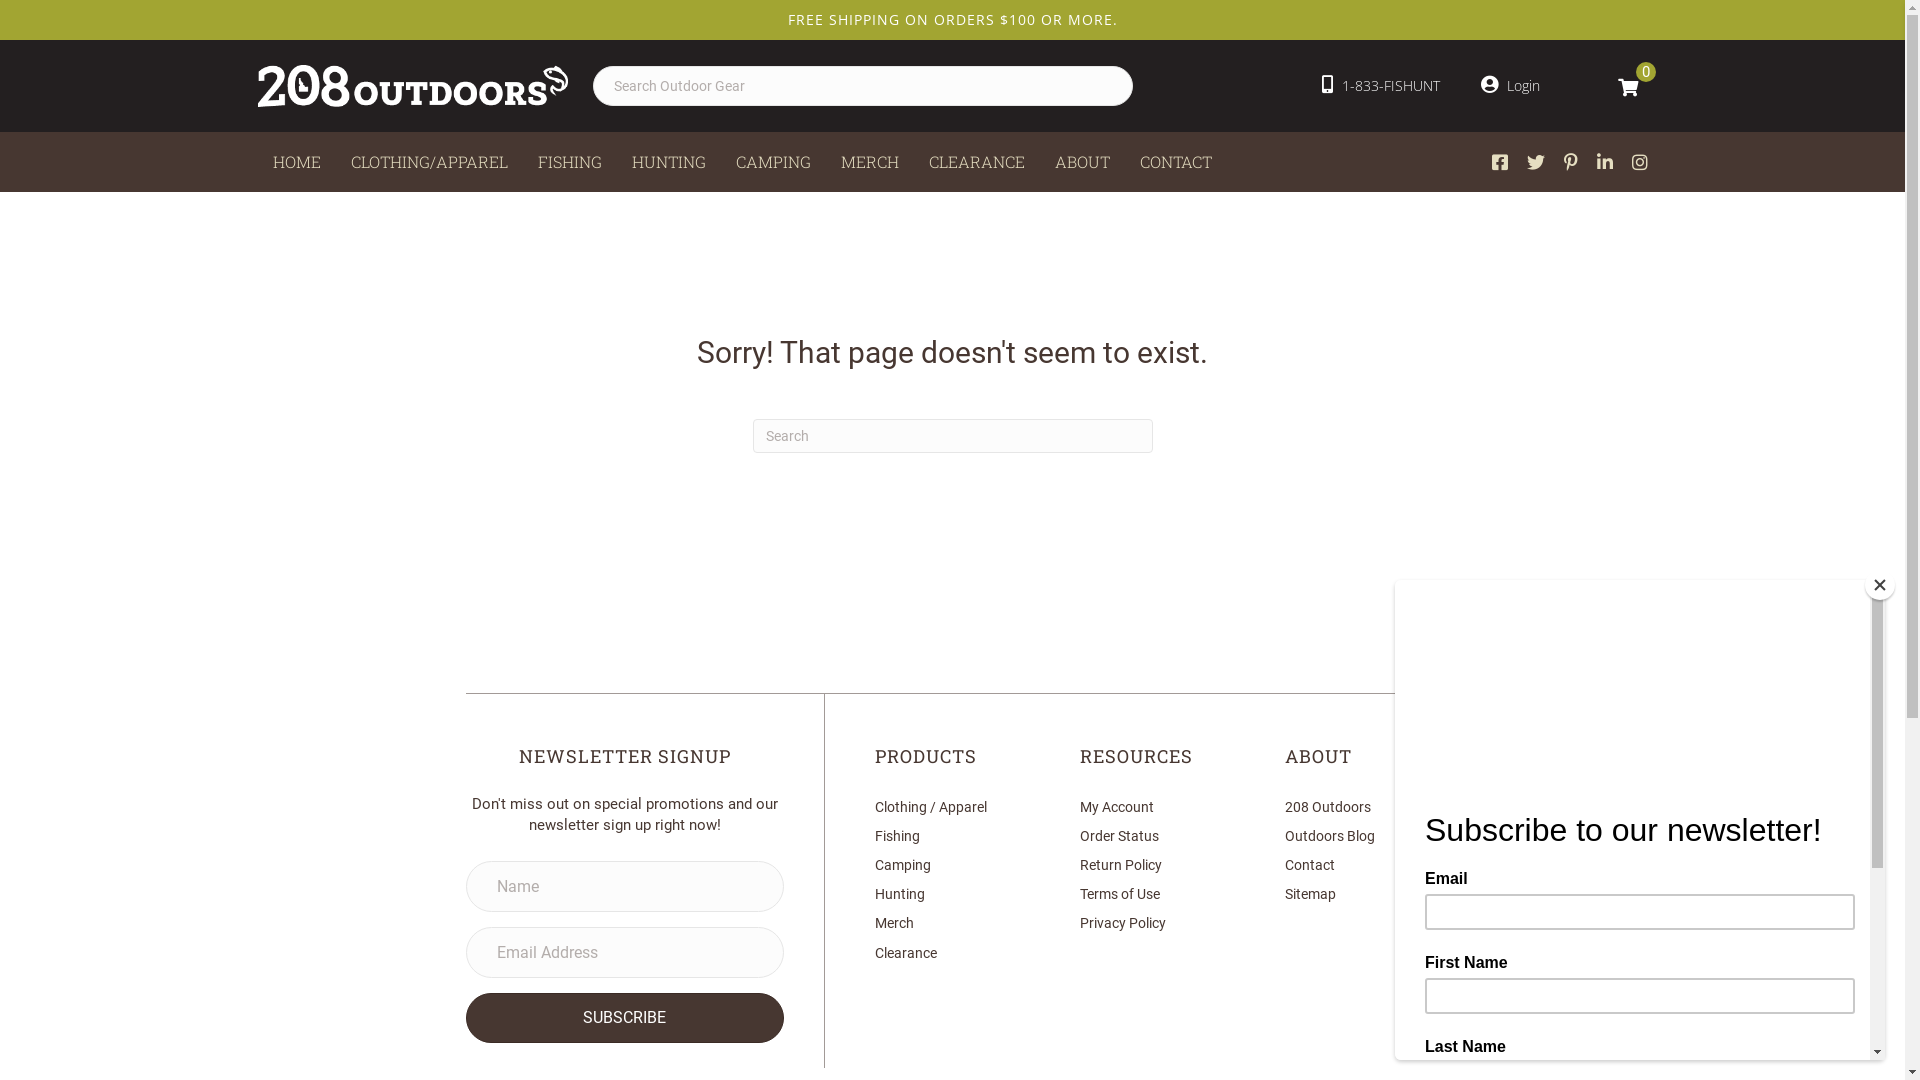  I want to click on 'Terms of Use', so click(1079, 893).